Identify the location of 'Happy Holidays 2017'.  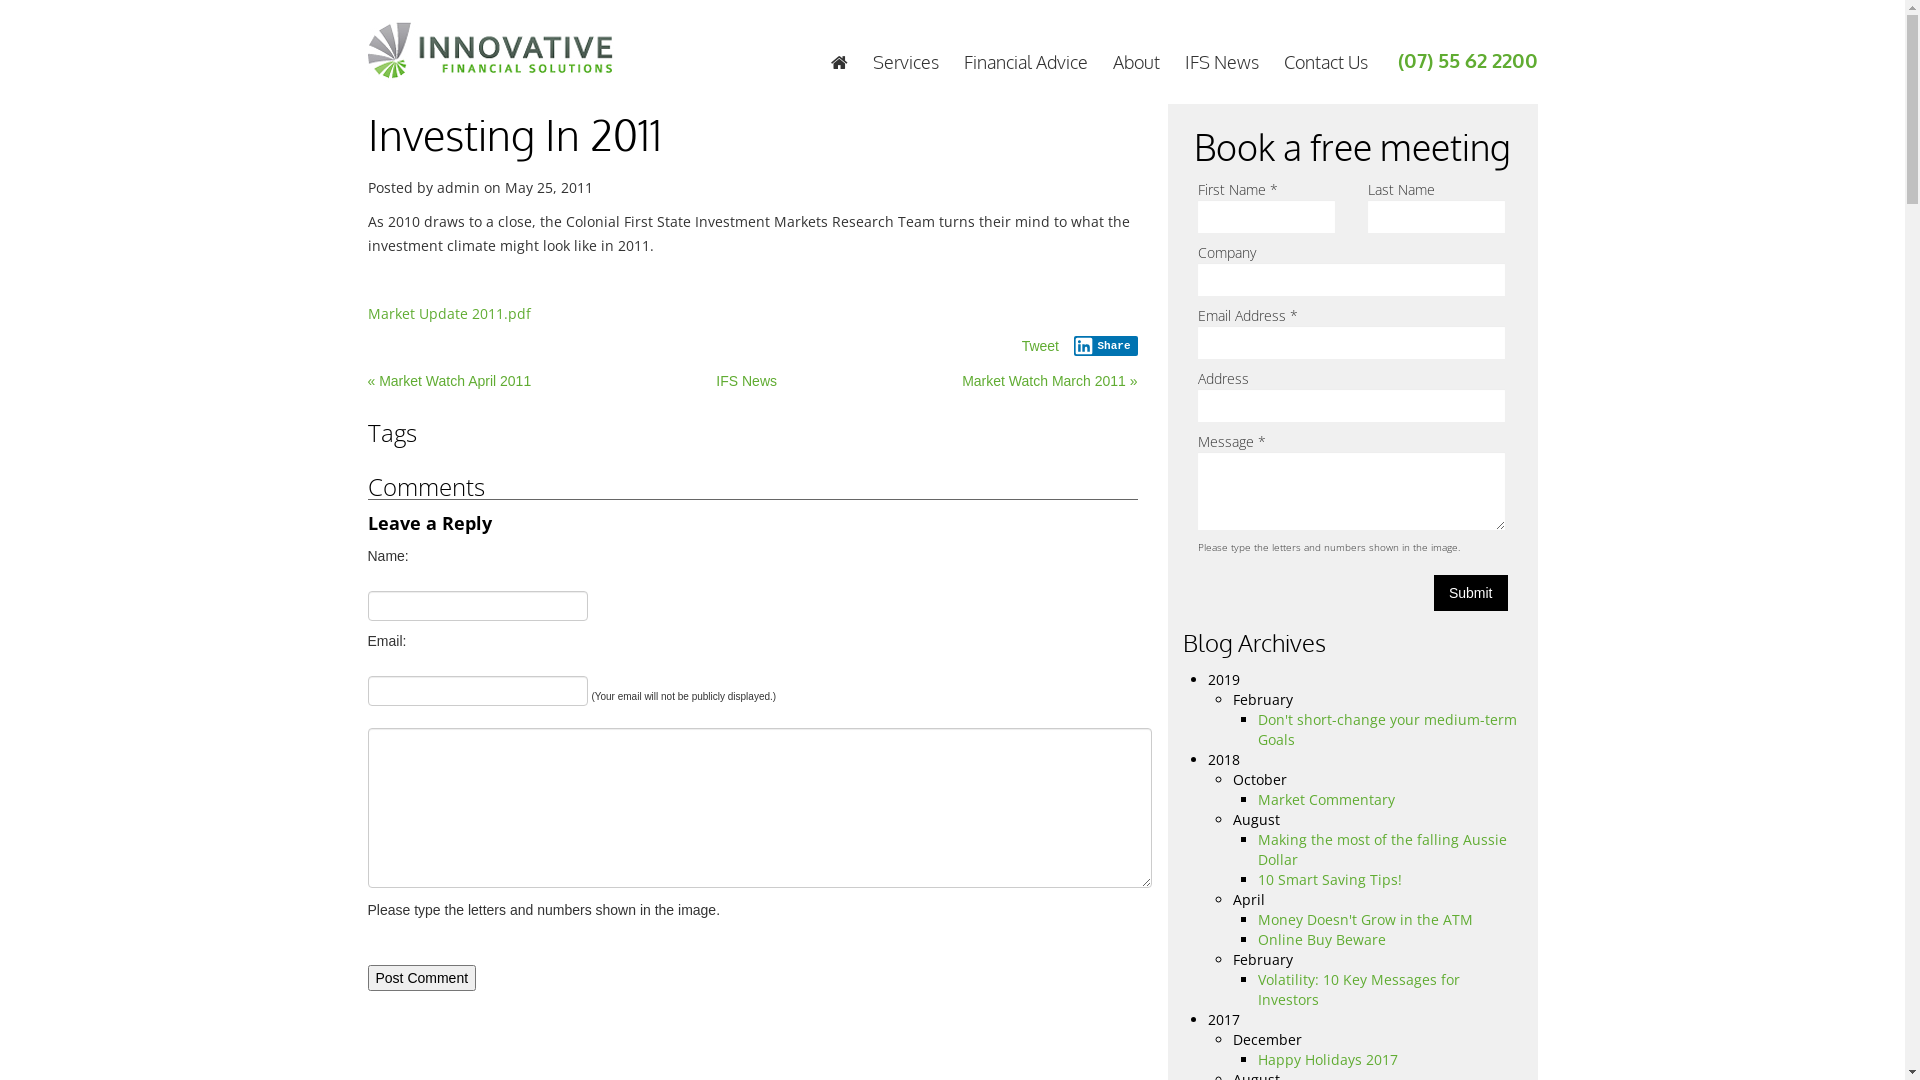
(1256, 1058).